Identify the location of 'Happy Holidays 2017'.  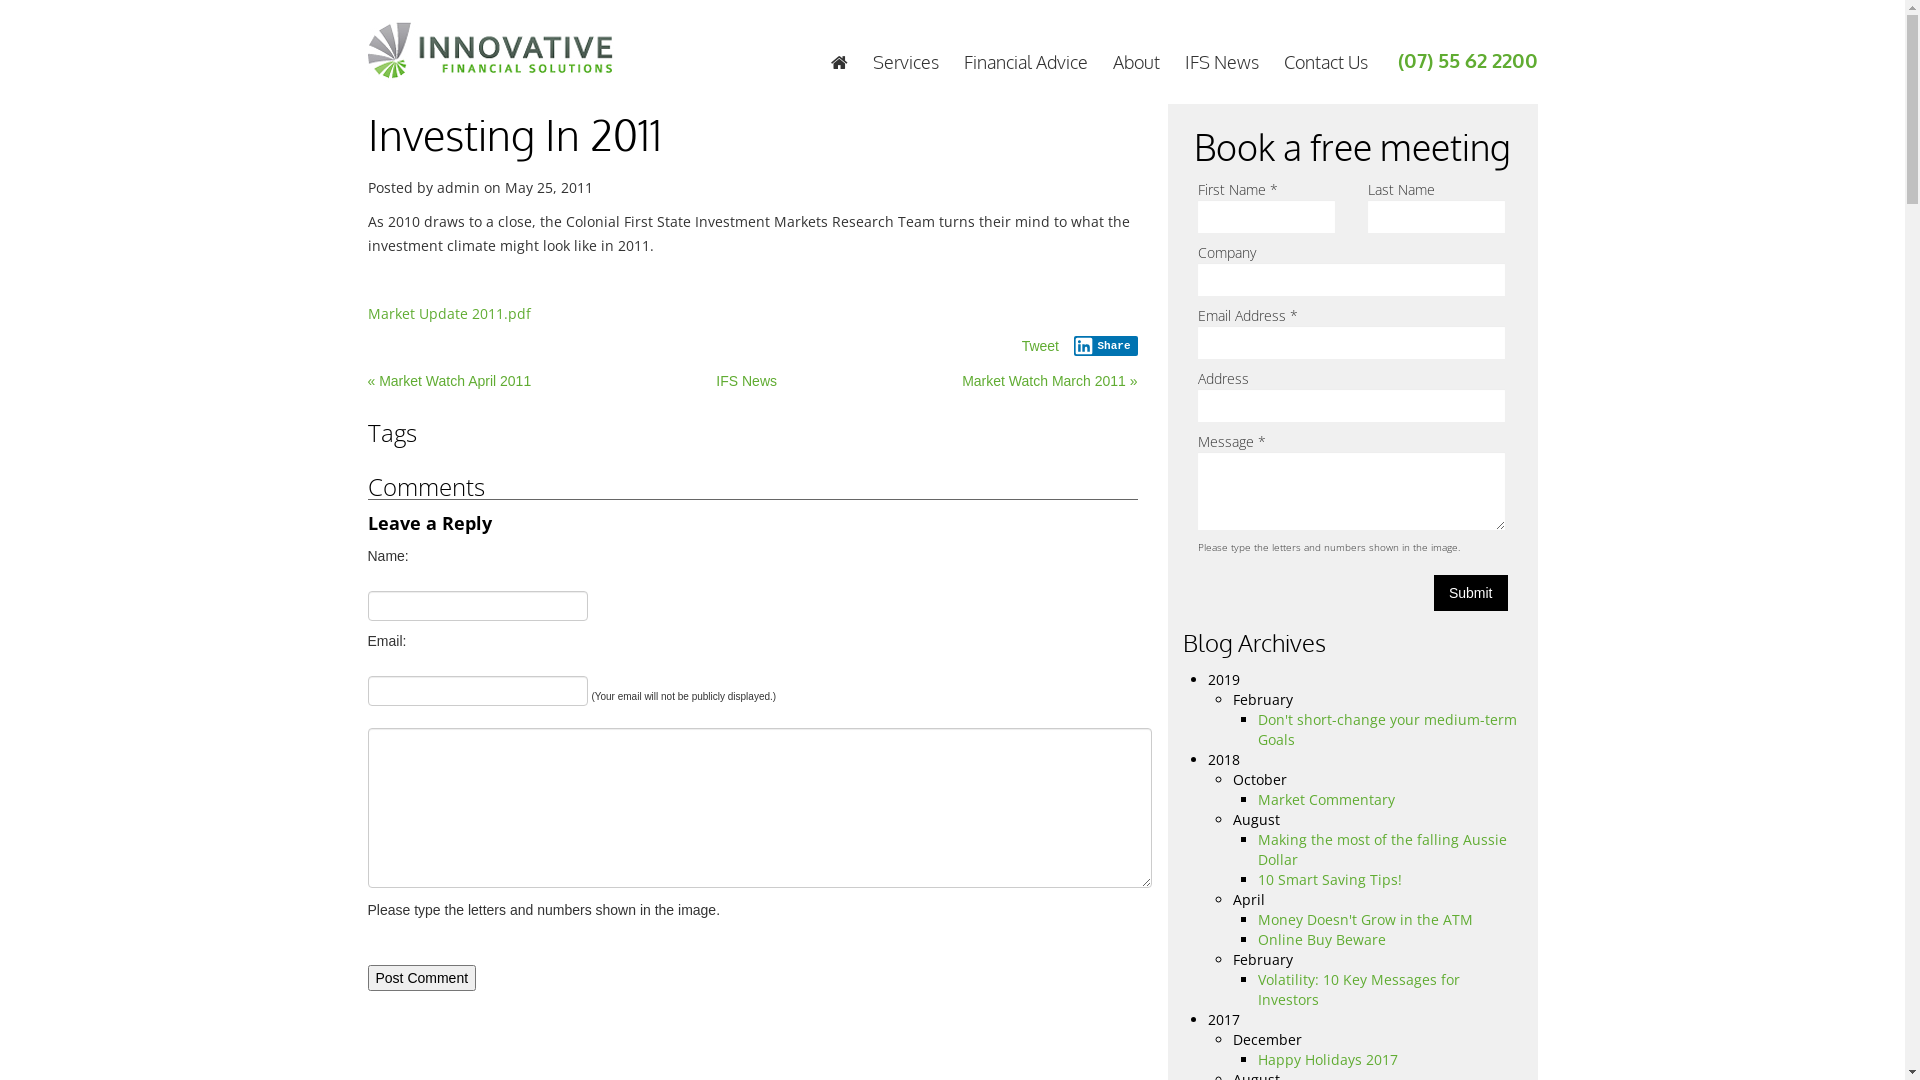
(1256, 1058).